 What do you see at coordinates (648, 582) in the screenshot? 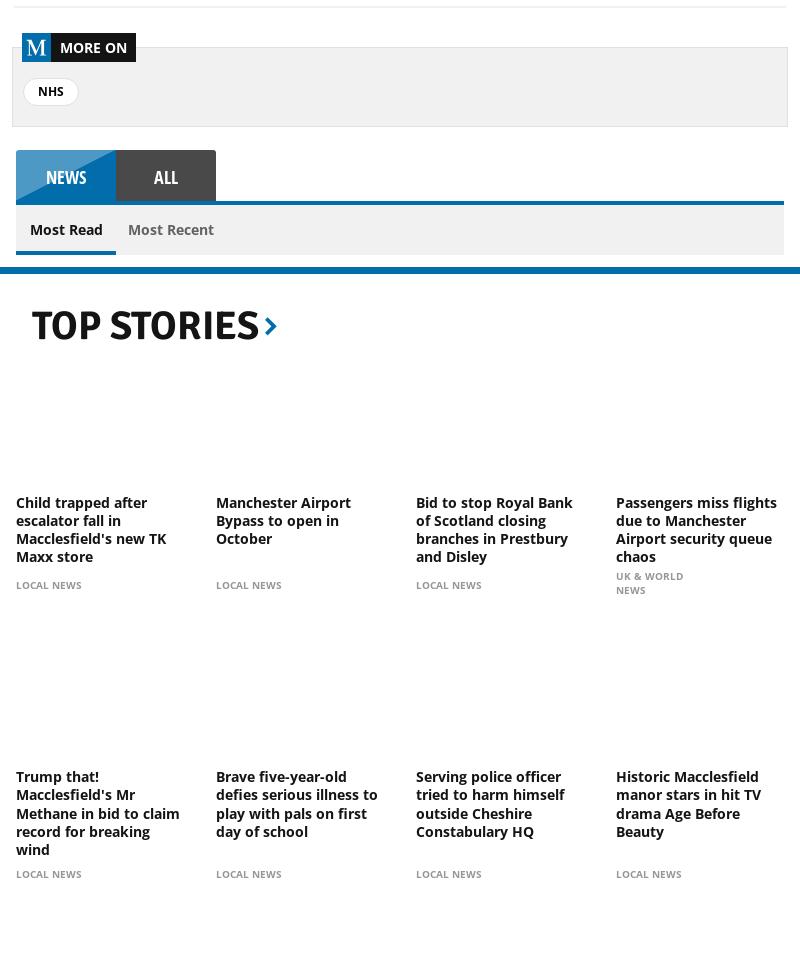
I see `'UK & World News'` at bounding box center [648, 582].